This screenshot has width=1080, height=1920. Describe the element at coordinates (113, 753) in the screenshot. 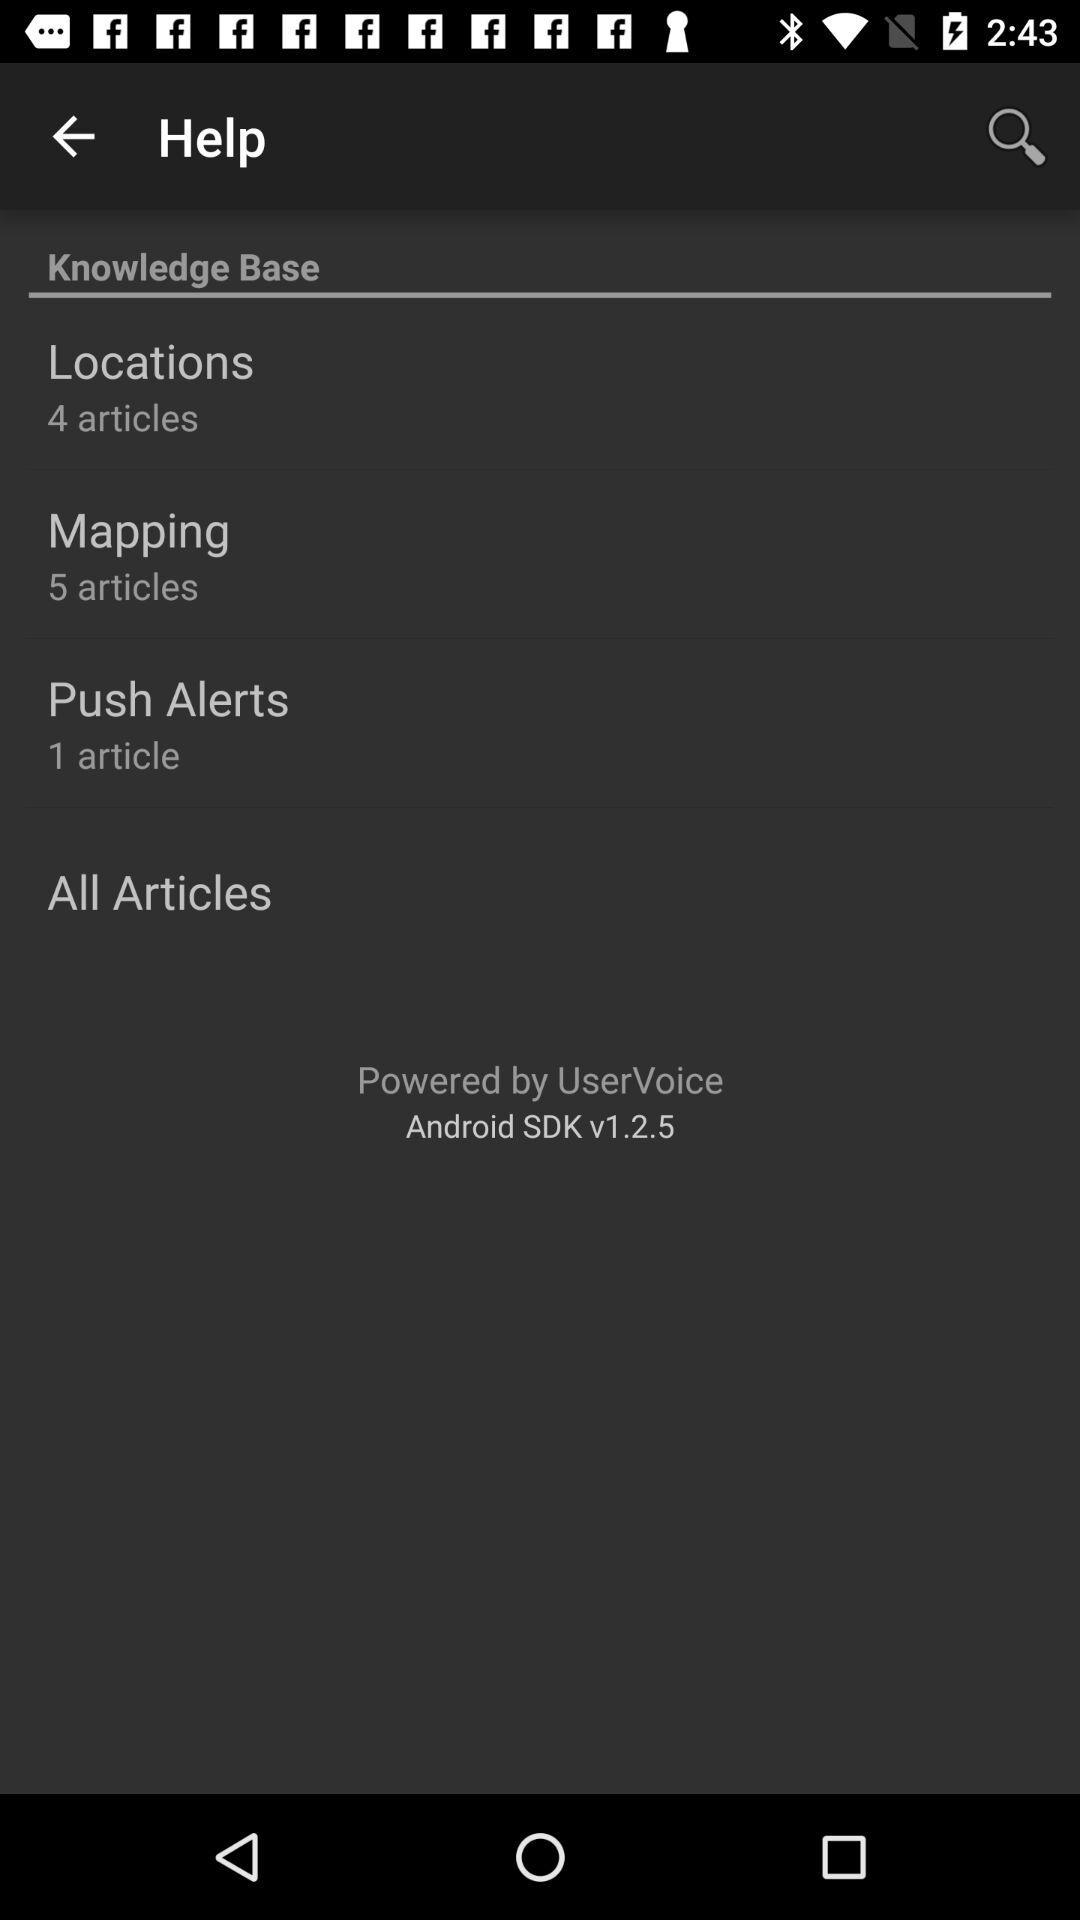

I see `the 1 article icon` at that location.